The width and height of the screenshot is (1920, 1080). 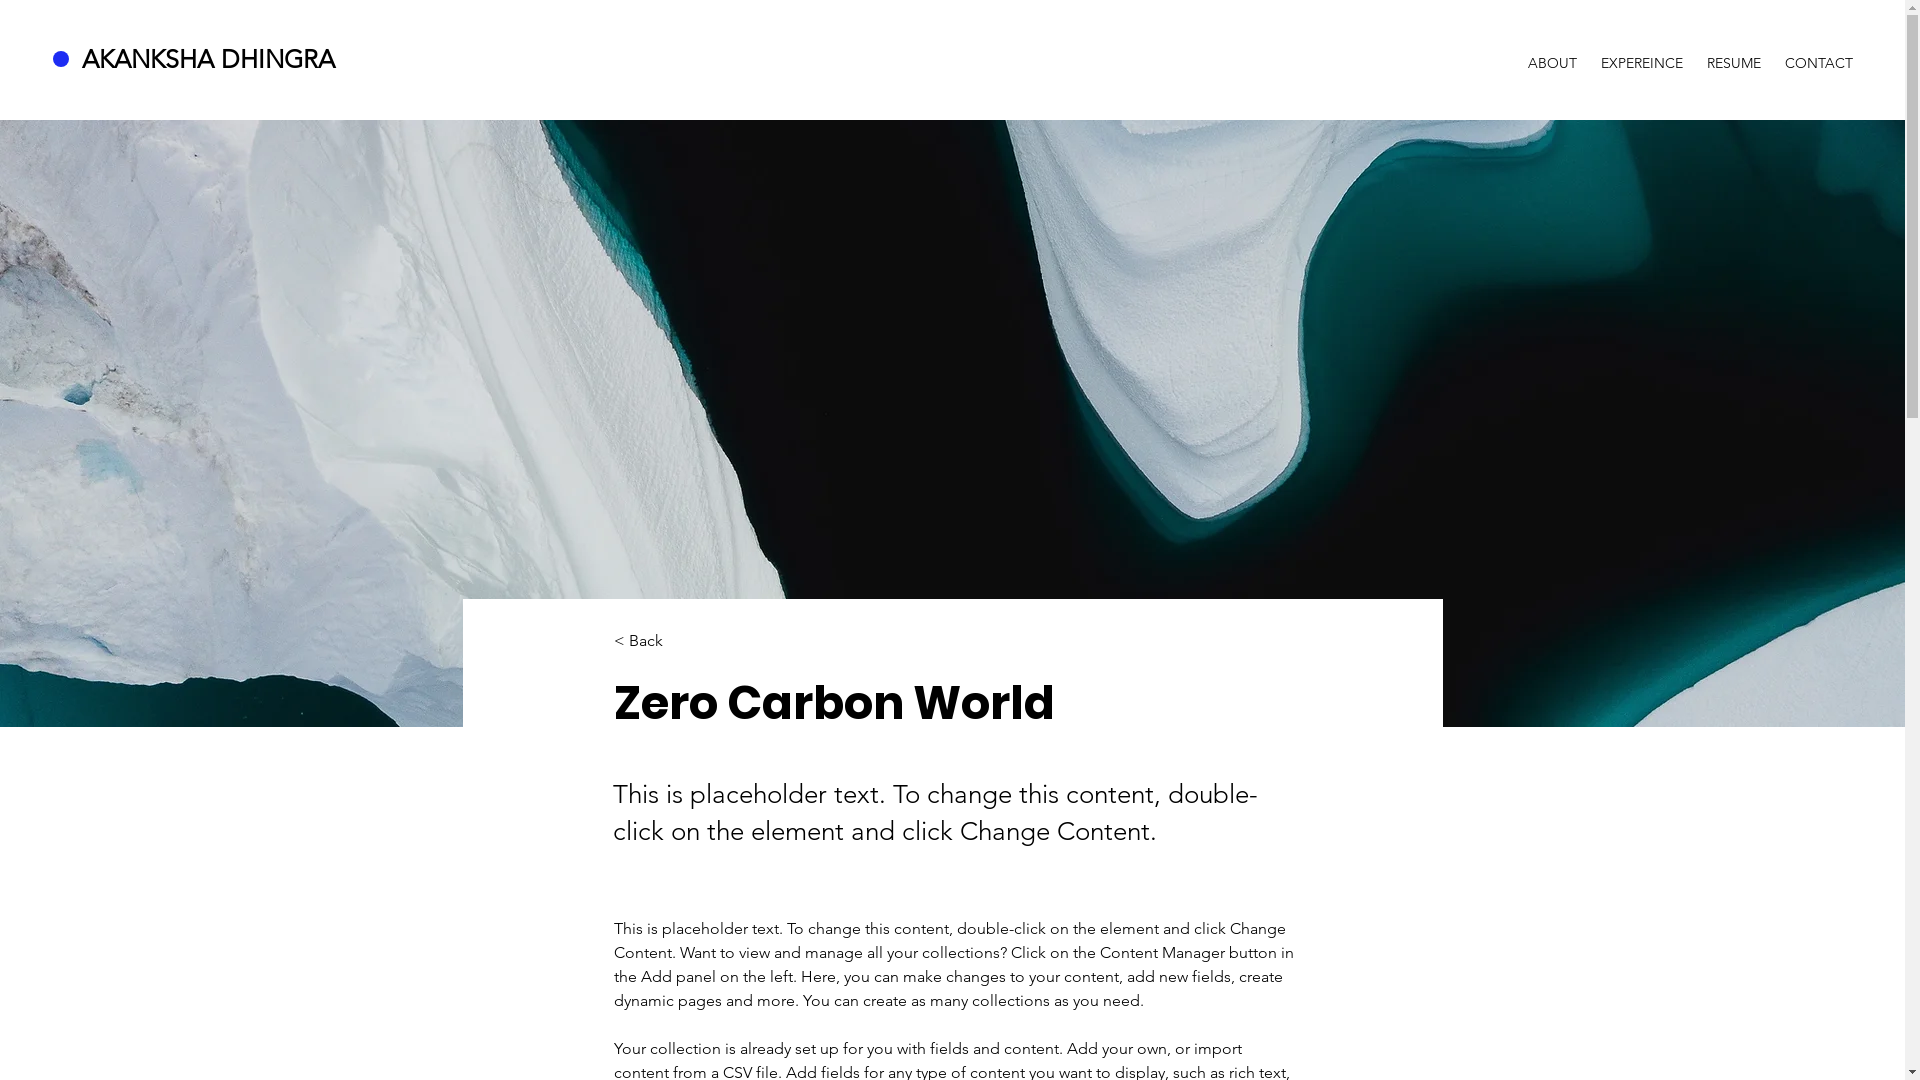 What do you see at coordinates (1819, 53) in the screenshot?
I see `'CONTACT'` at bounding box center [1819, 53].